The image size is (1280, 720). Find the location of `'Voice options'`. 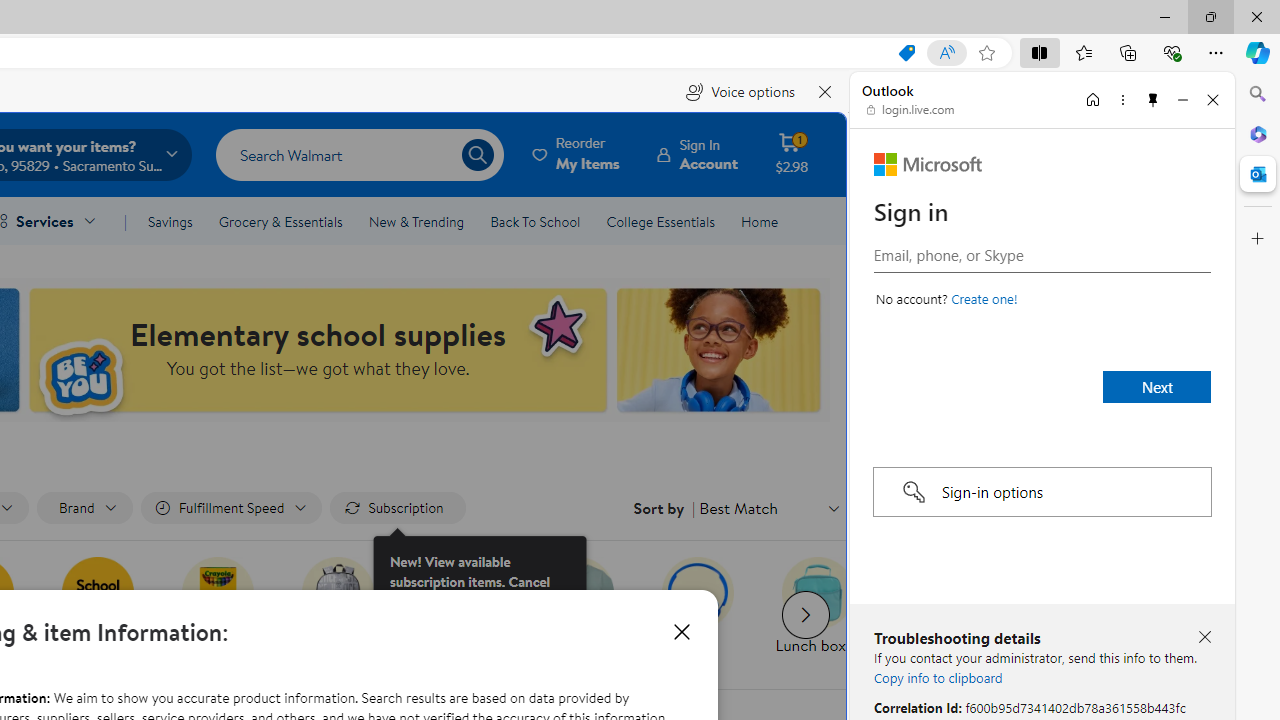

'Voice options' is located at coordinates (739, 92).